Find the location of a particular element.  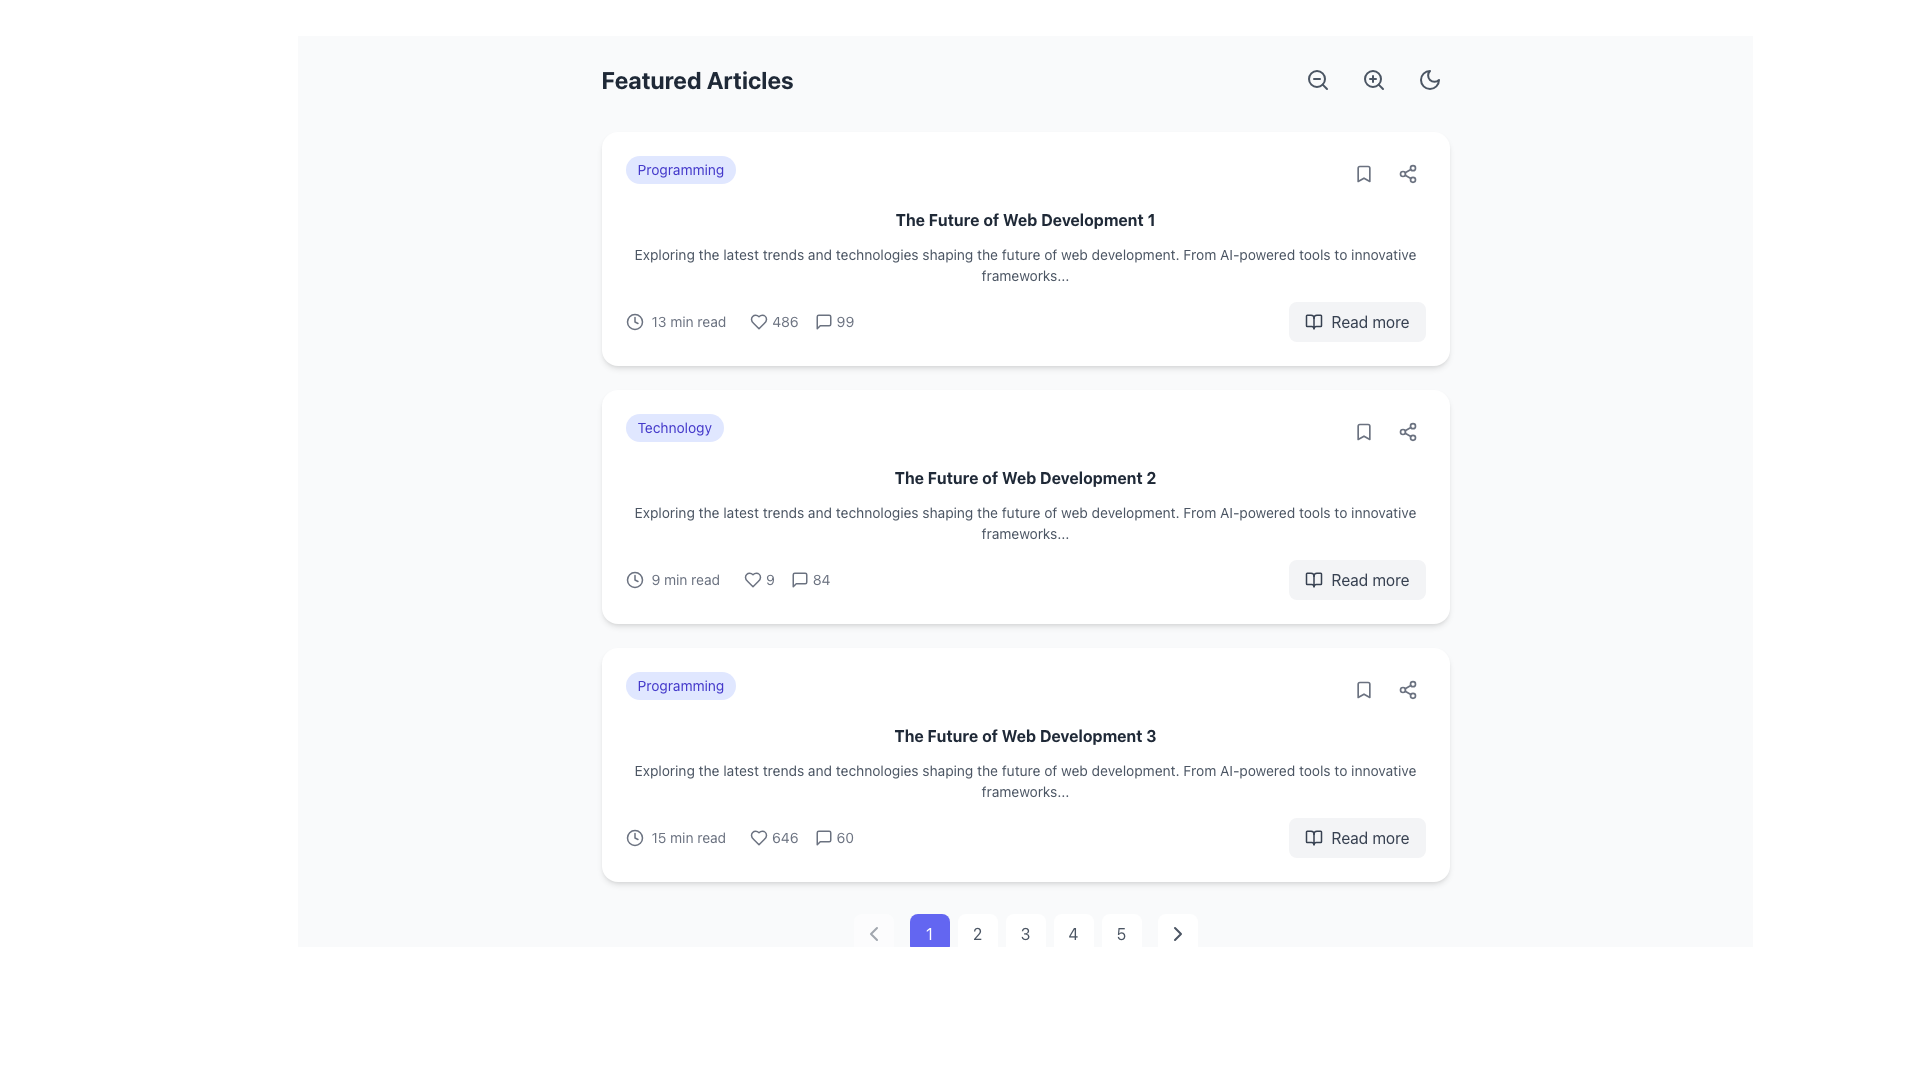

the comment icon representing the comment functionality for the second featured article, located centrally in the third column of the second row of the main content section is located at coordinates (798, 579).